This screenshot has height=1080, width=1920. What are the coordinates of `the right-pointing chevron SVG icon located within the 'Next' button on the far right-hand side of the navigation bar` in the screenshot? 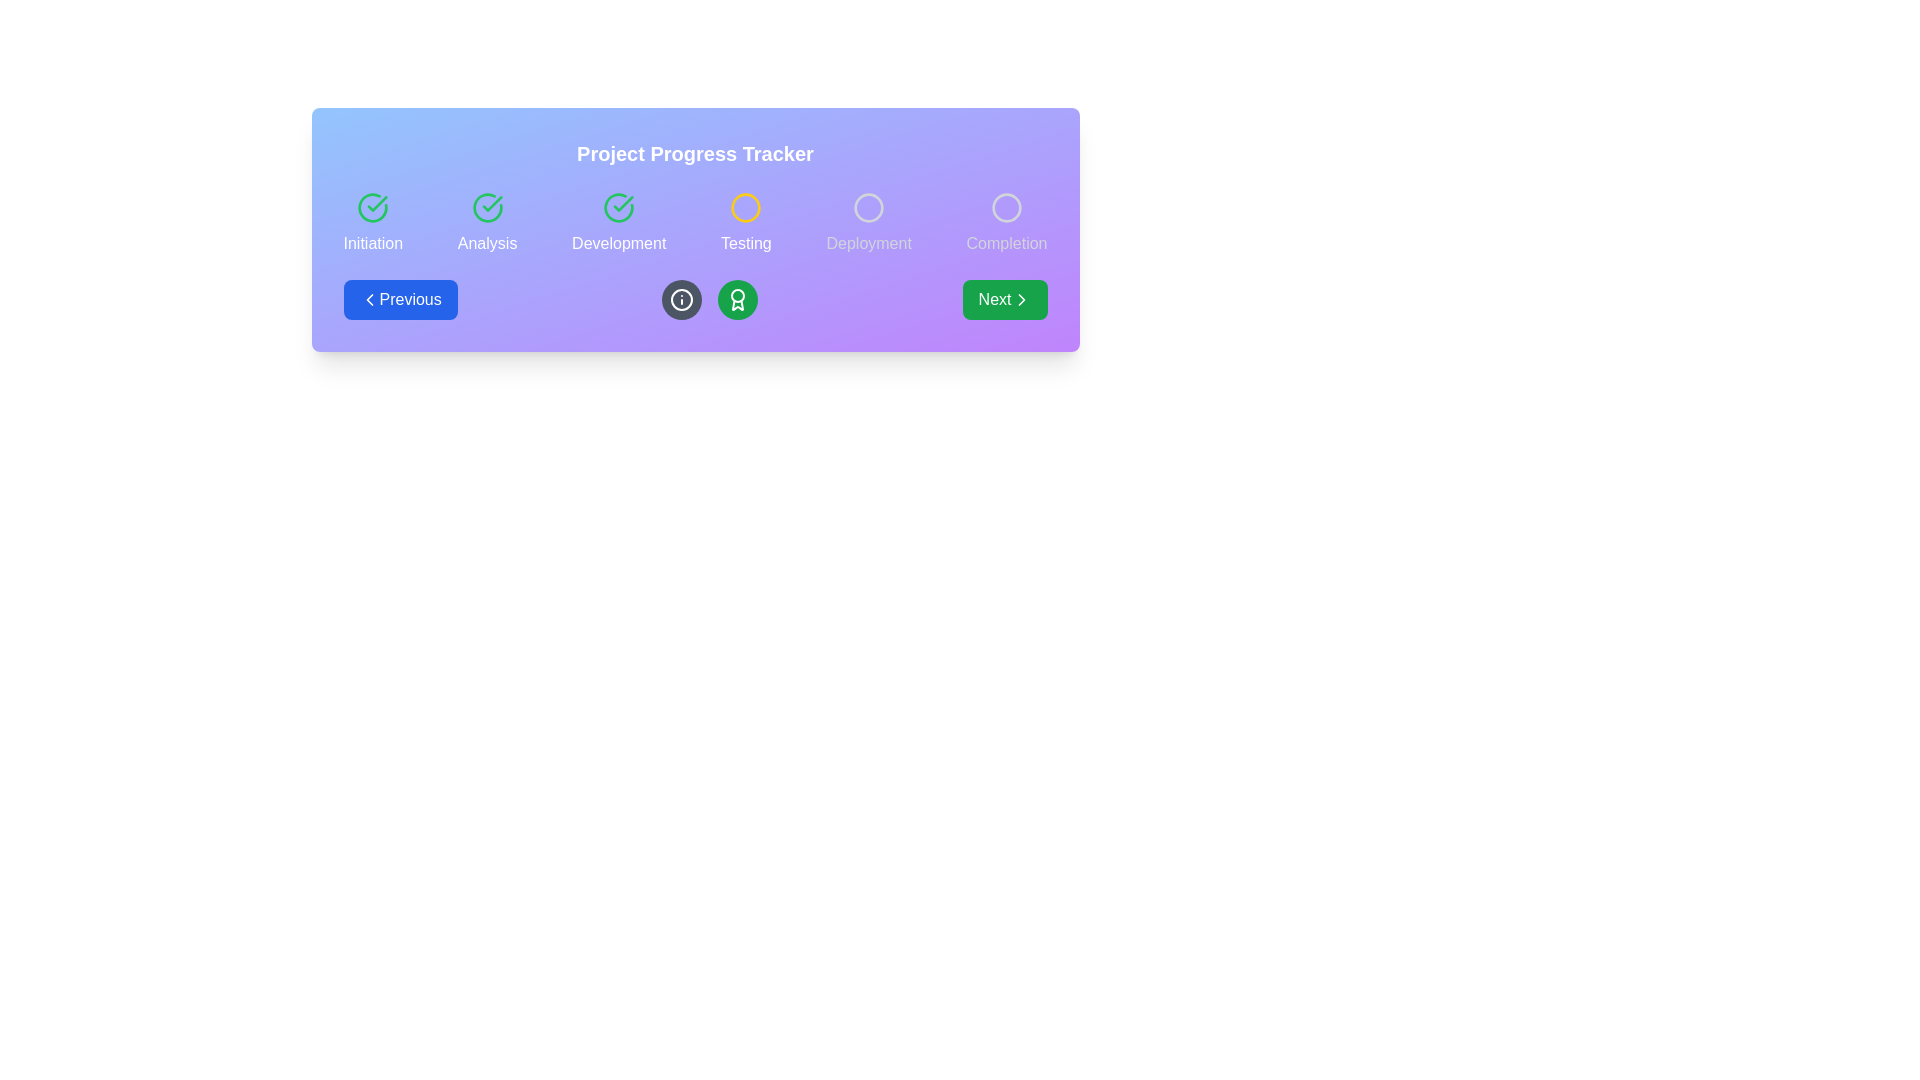 It's located at (1021, 300).